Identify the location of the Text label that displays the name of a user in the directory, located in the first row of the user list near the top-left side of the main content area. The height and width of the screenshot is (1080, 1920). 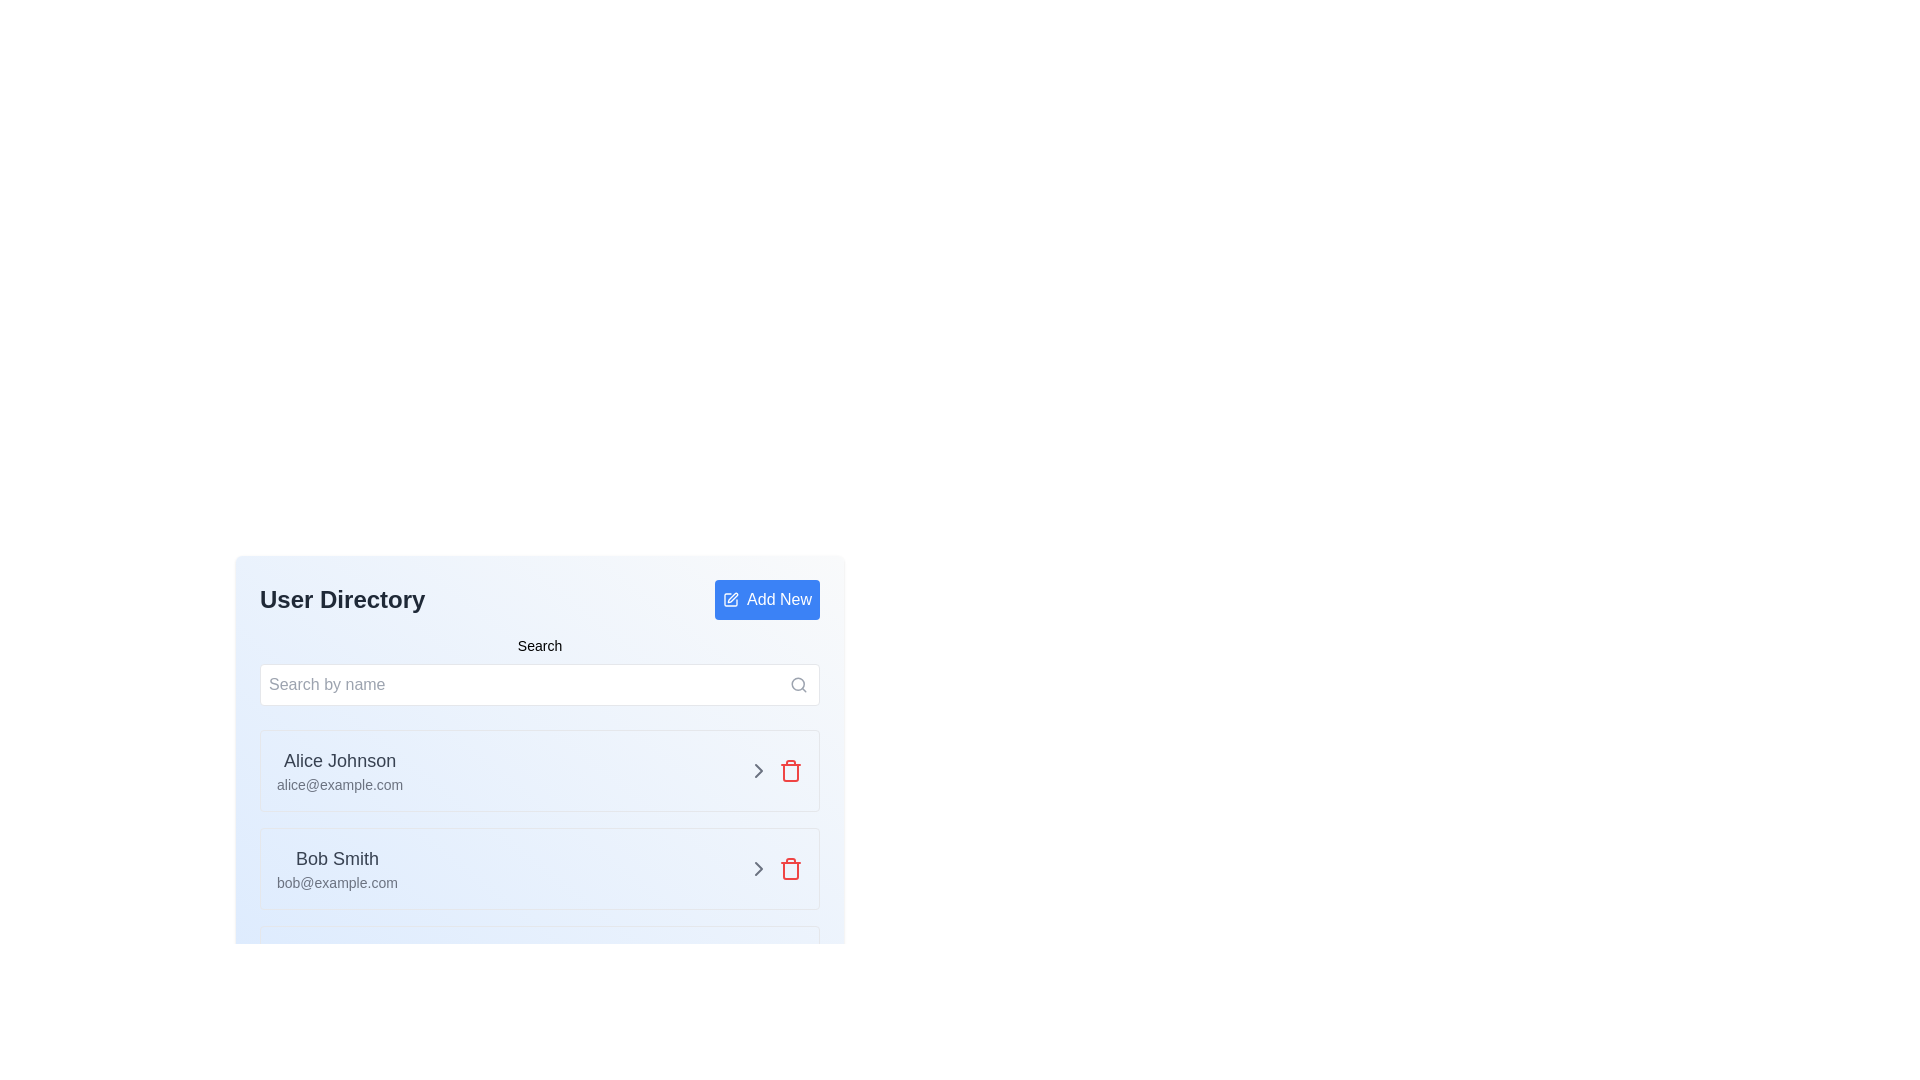
(340, 760).